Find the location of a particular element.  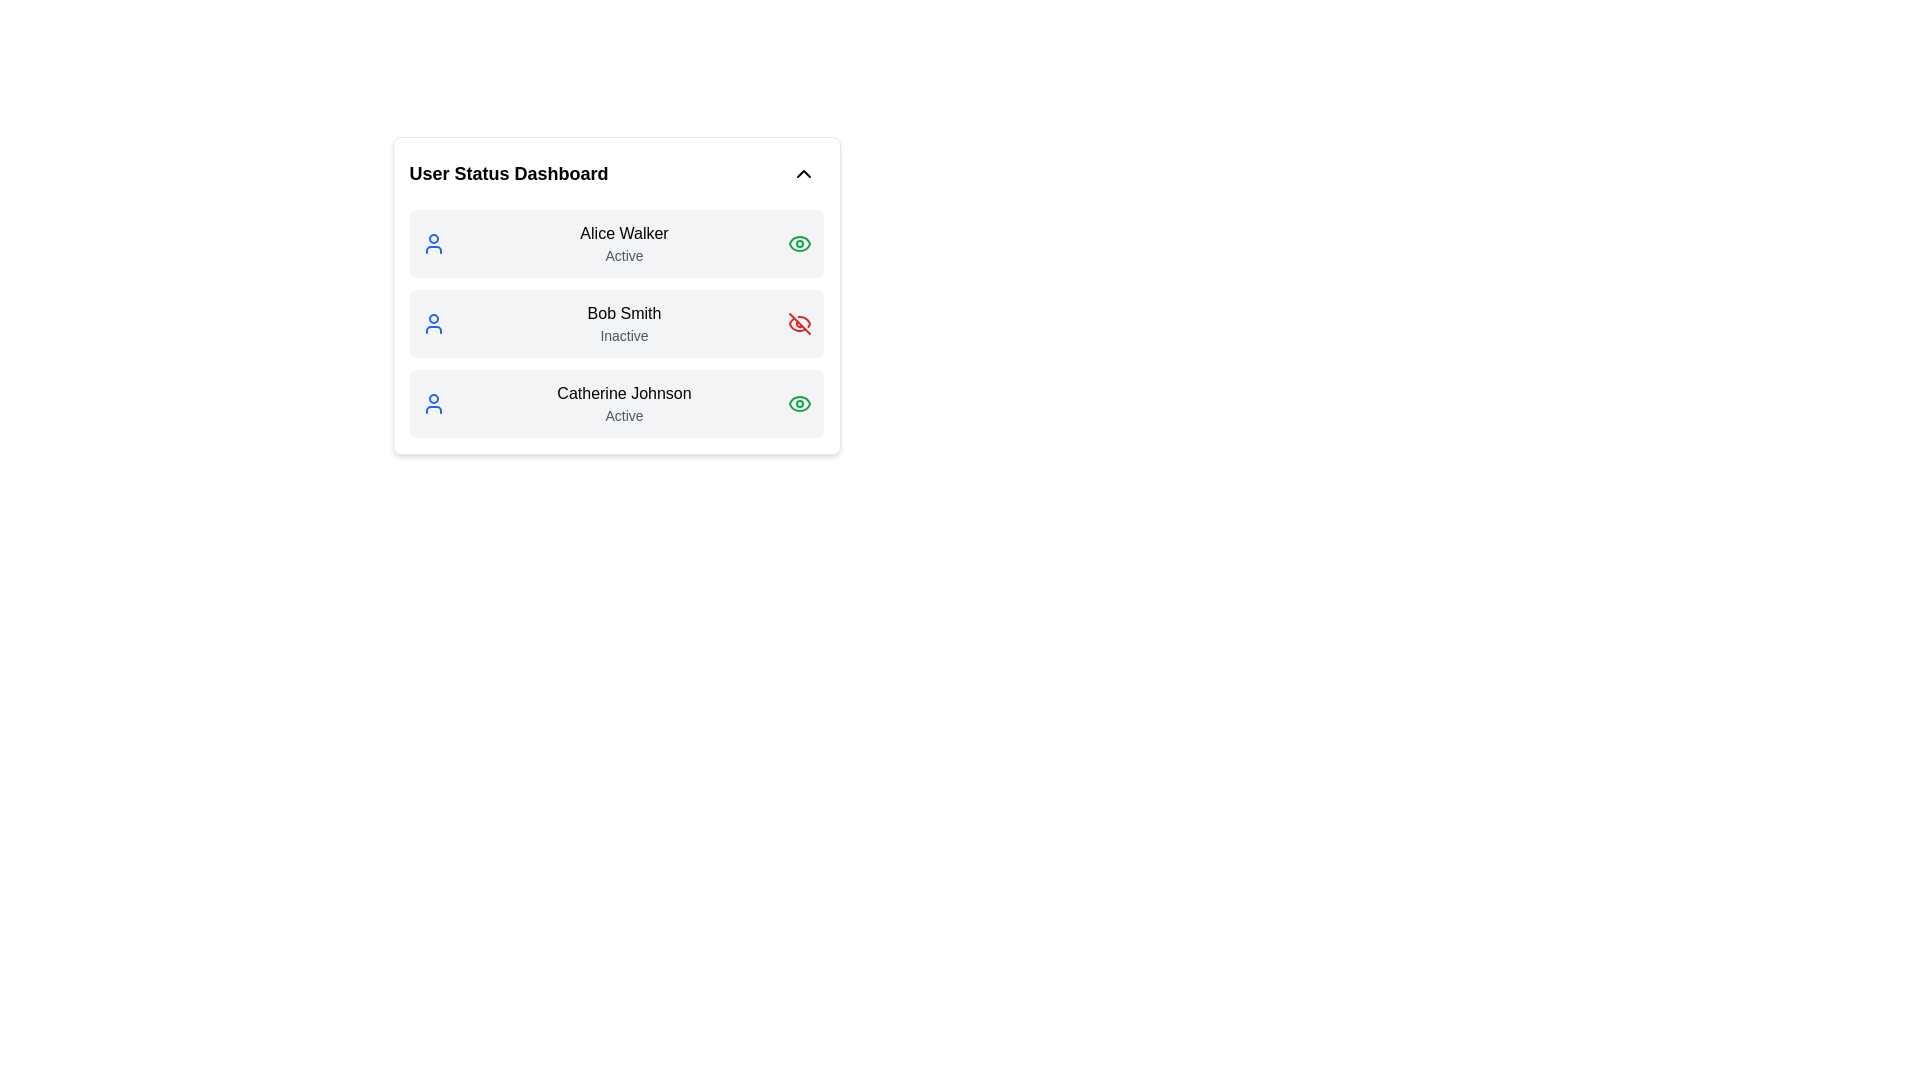

the user information text display located is located at coordinates (623, 242).